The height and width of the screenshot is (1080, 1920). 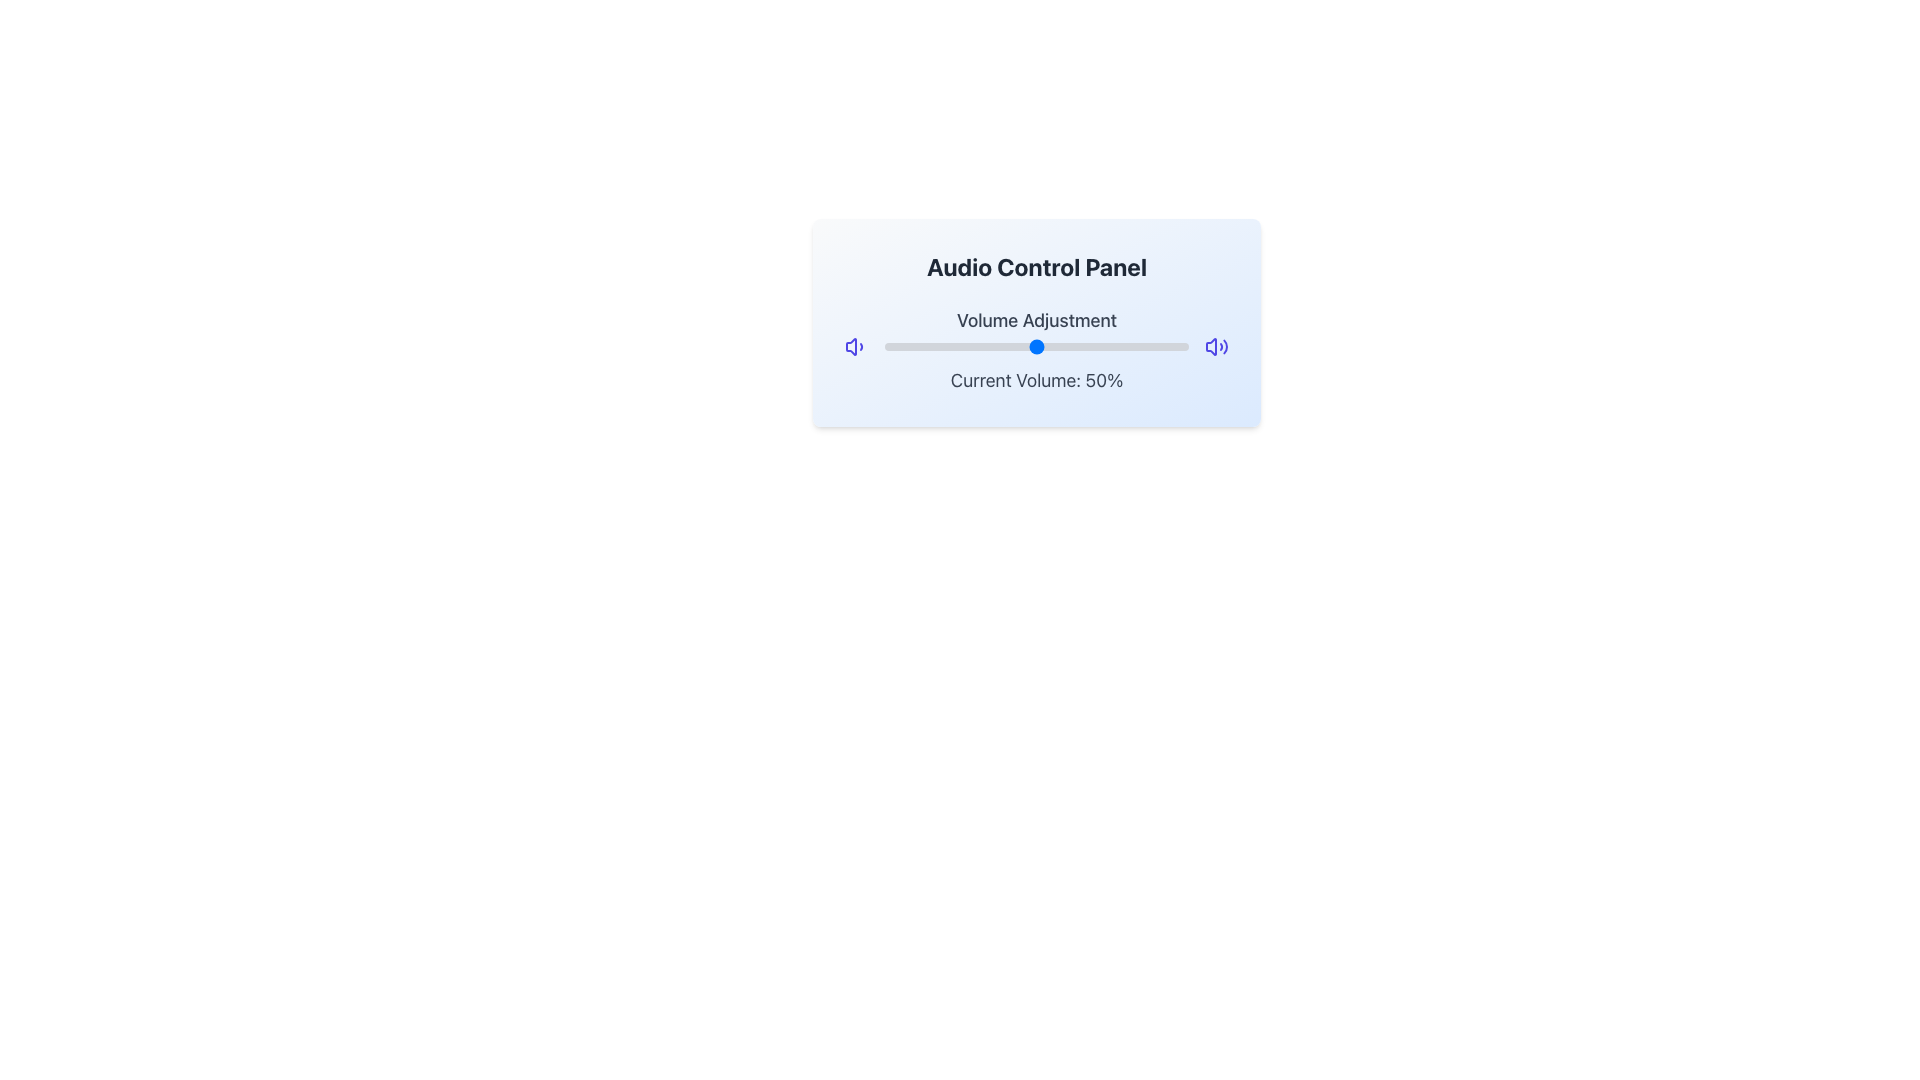 What do you see at coordinates (1105, 346) in the screenshot?
I see `the slider` at bounding box center [1105, 346].